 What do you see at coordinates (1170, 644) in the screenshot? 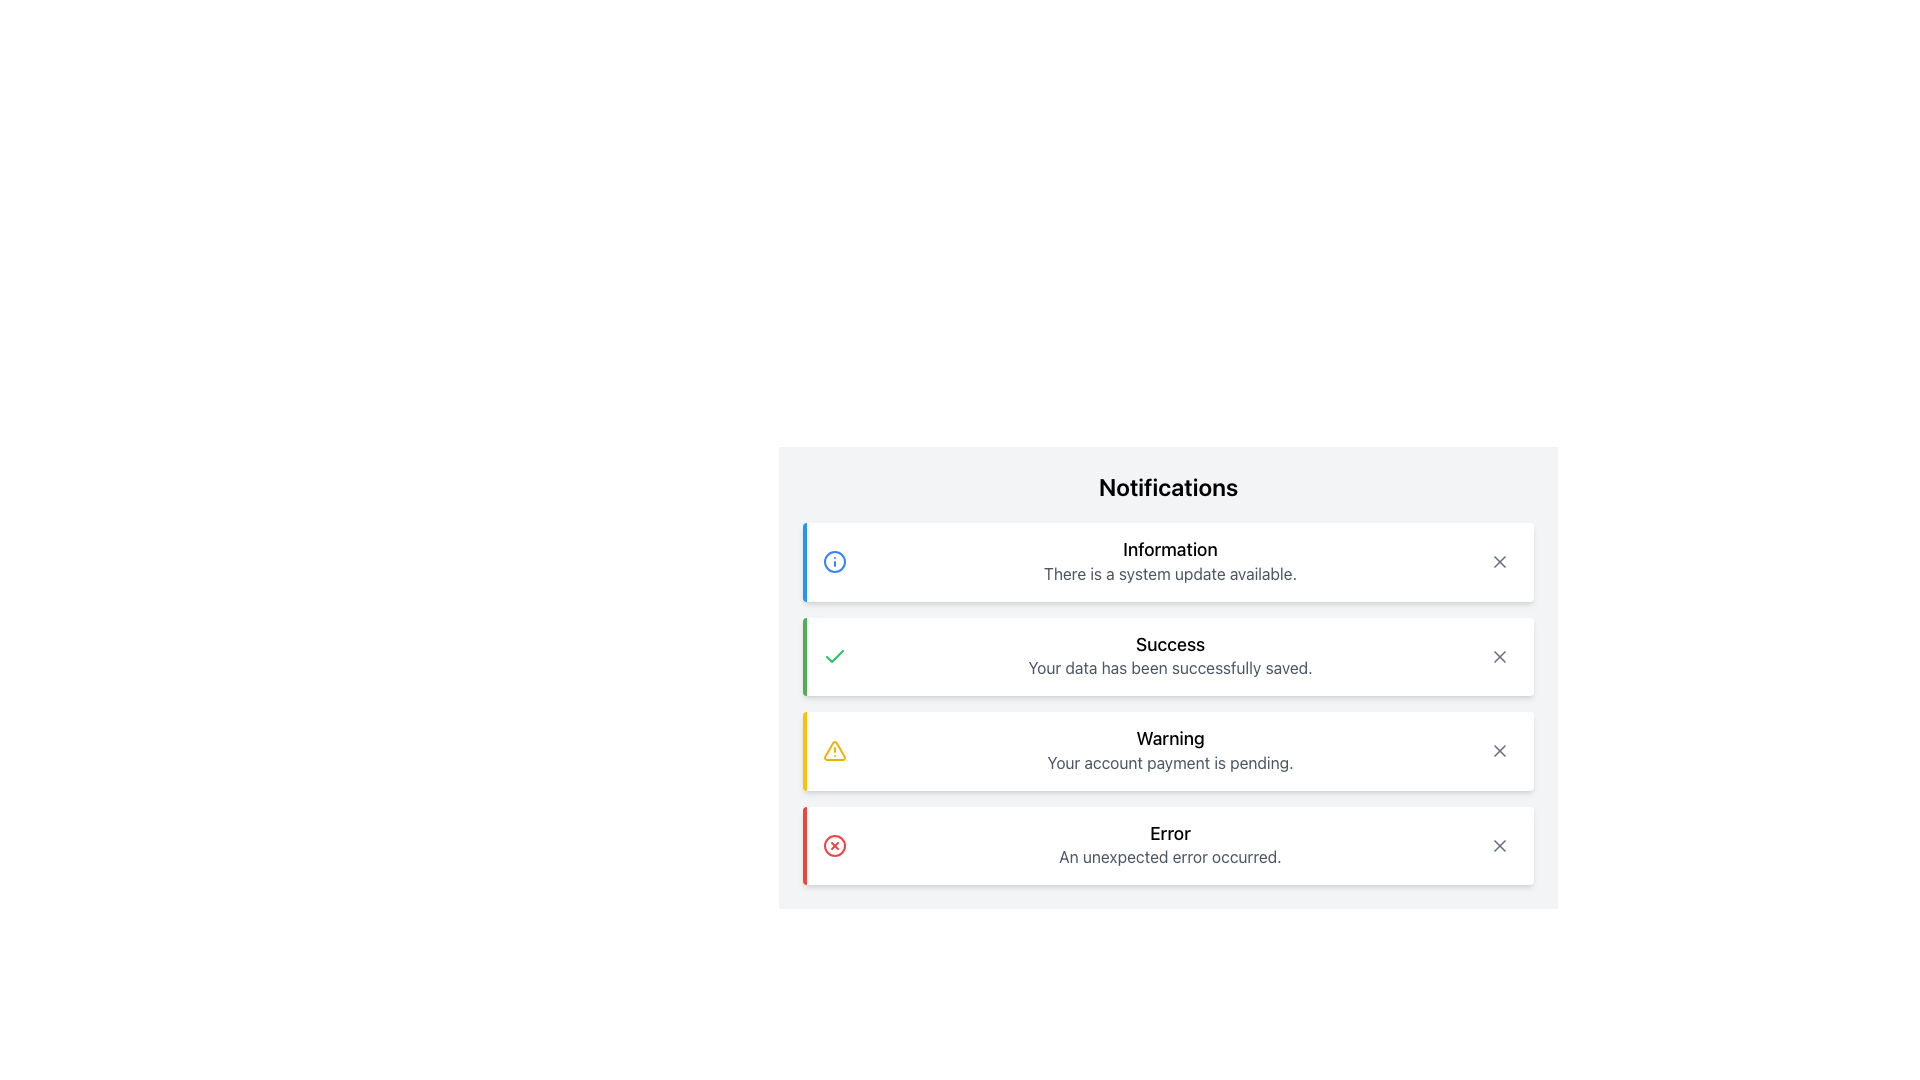
I see `the 'Success' notification title Text Label located in the second notification card under the 'Notifications' heading` at bounding box center [1170, 644].